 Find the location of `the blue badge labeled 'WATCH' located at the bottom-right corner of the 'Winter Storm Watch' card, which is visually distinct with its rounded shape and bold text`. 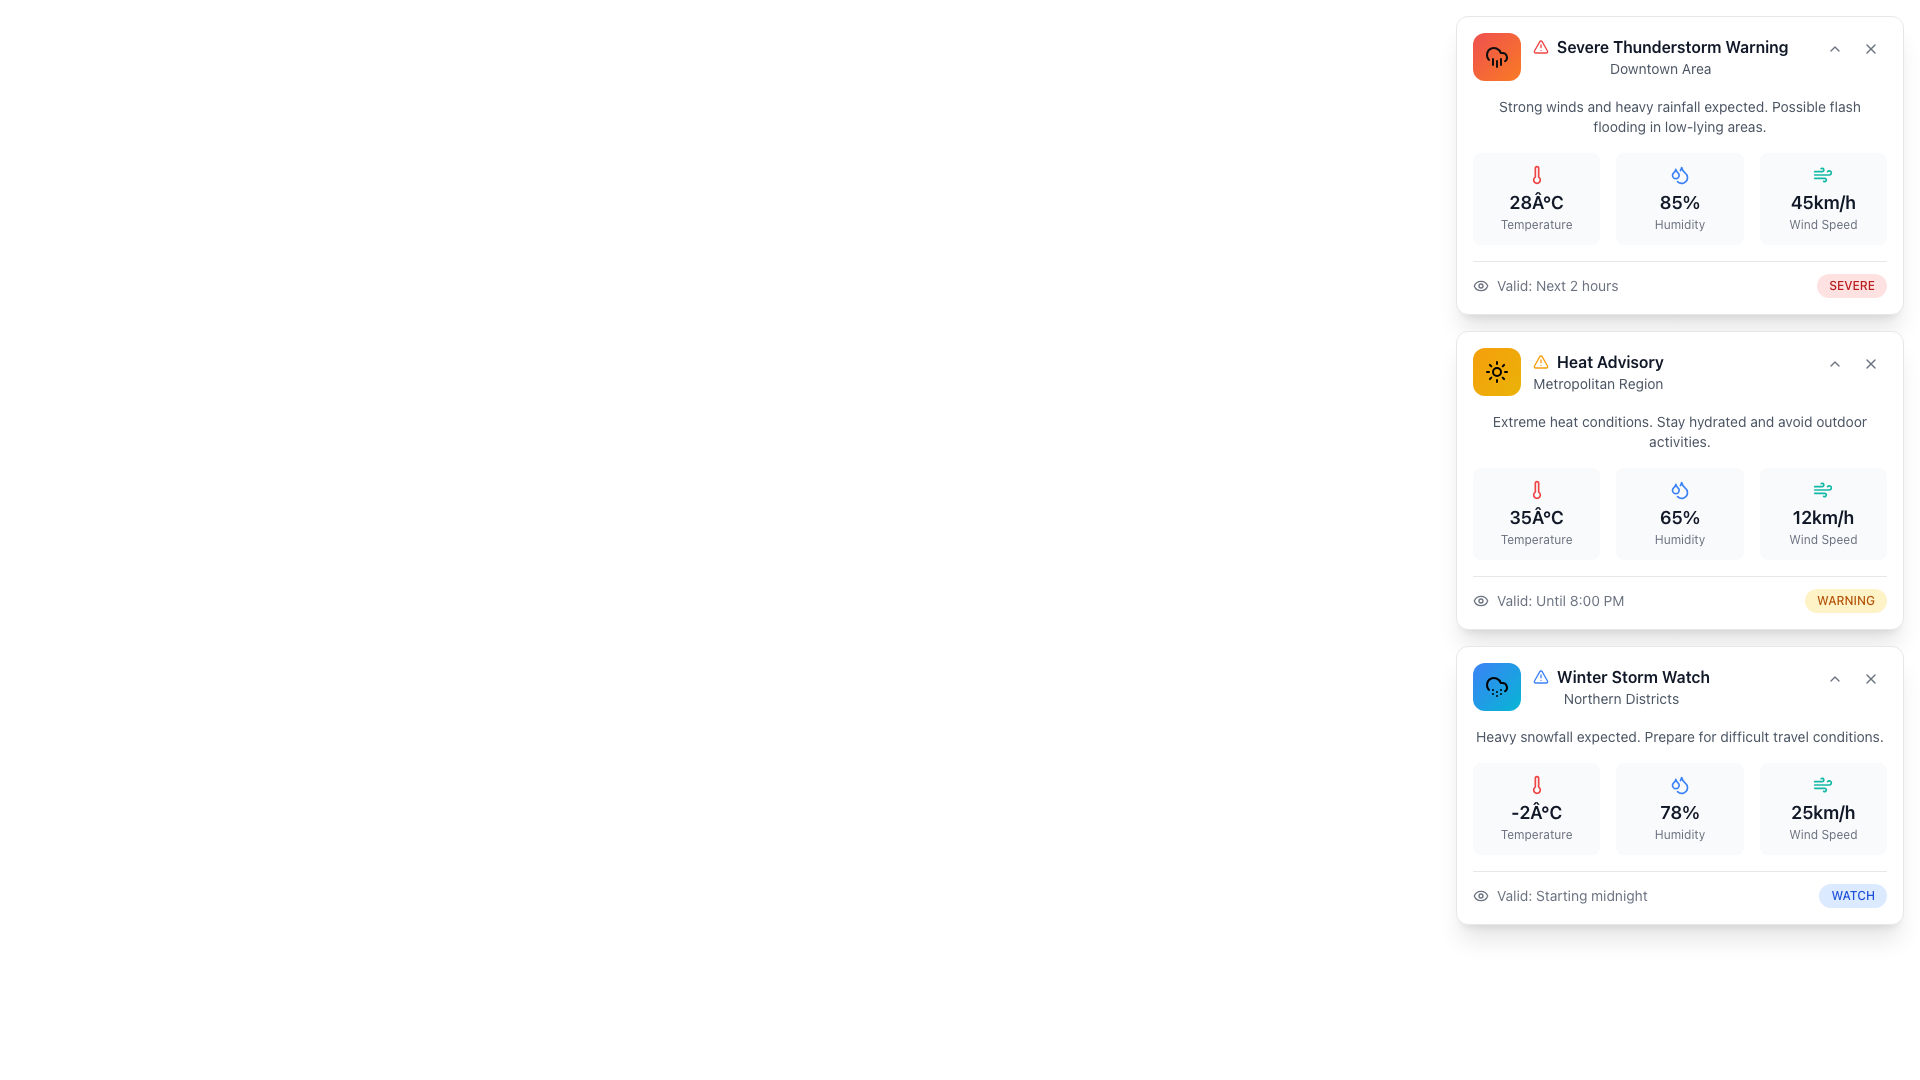

the blue badge labeled 'WATCH' located at the bottom-right corner of the 'Winter Storm Watch' card, which is visually distinct with its rounded shape and bold text is located at coordinates (1852, 894).